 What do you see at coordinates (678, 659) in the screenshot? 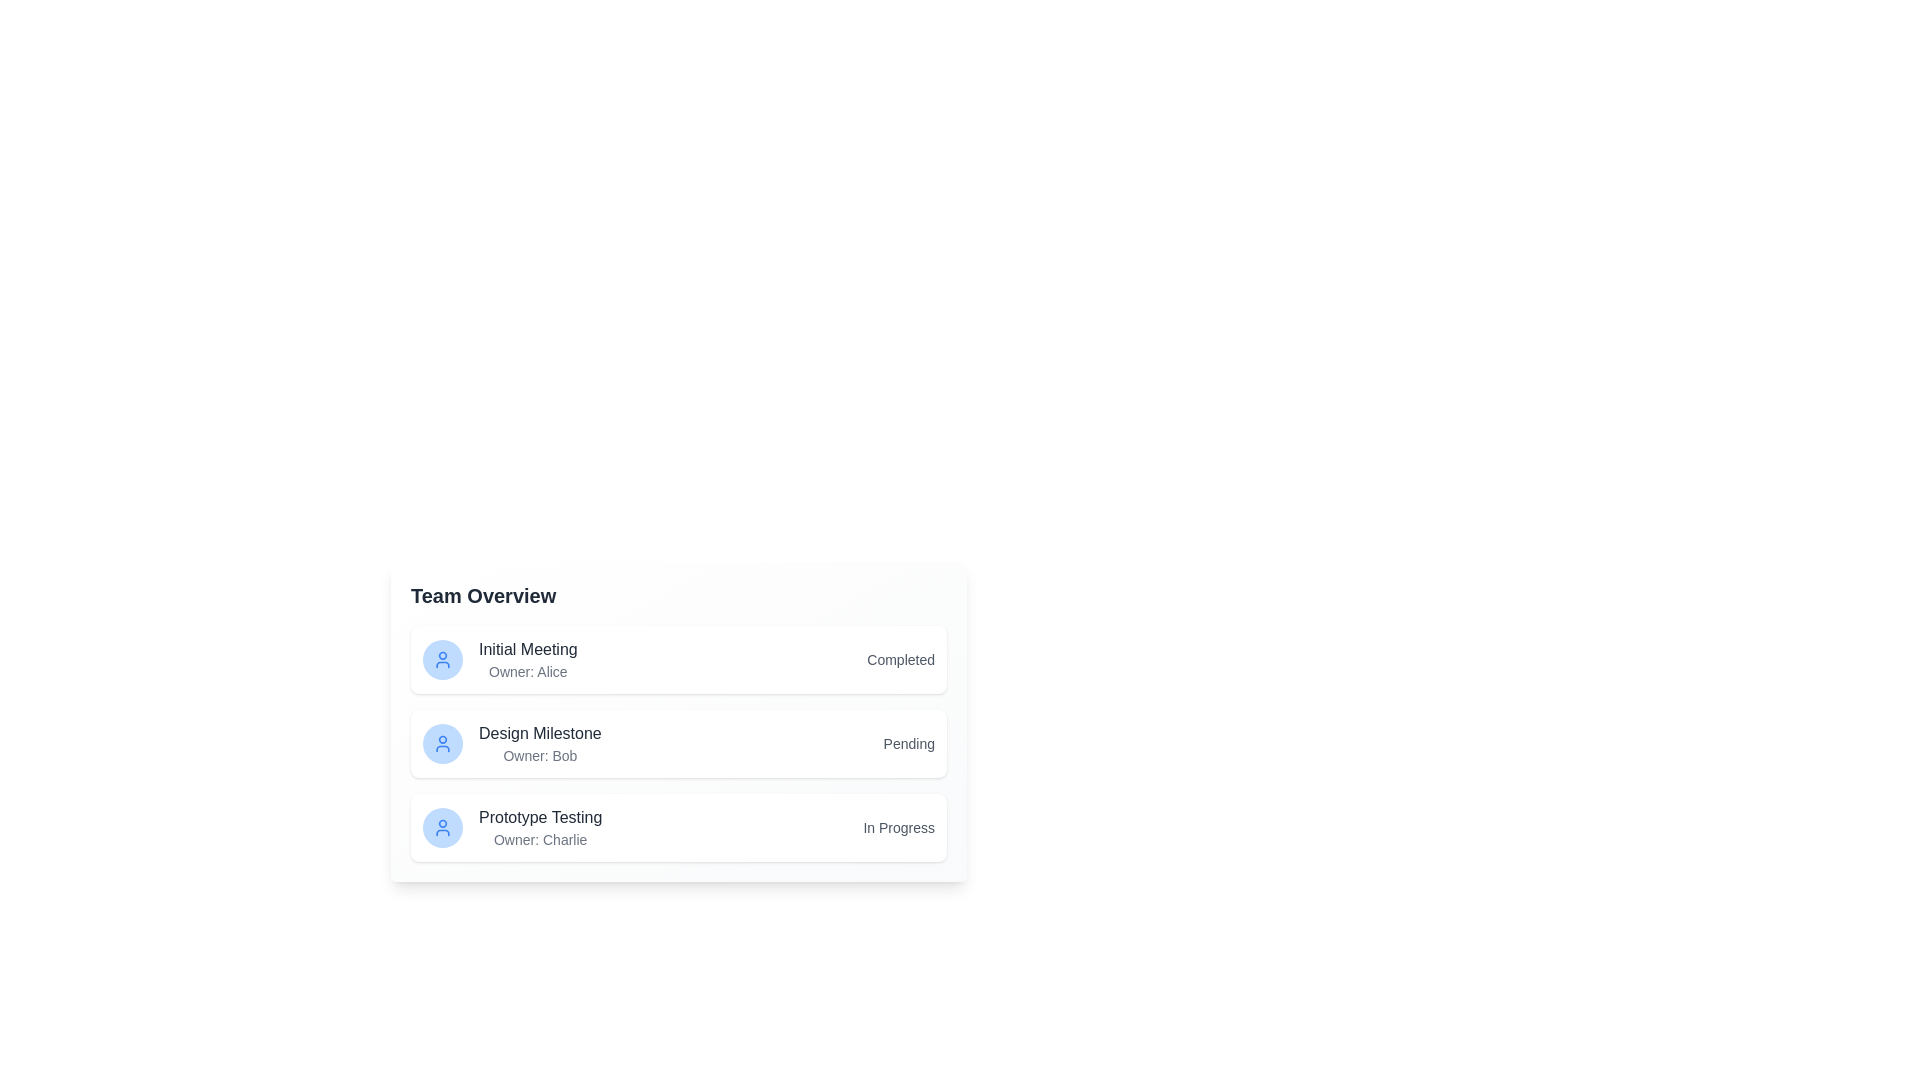
I see `the 'Initial Meeting' Card owned by 'Alice' in the 'Team Overview' section, which indicates its completion status as 'Completed'` at bounding box center [678, 659].